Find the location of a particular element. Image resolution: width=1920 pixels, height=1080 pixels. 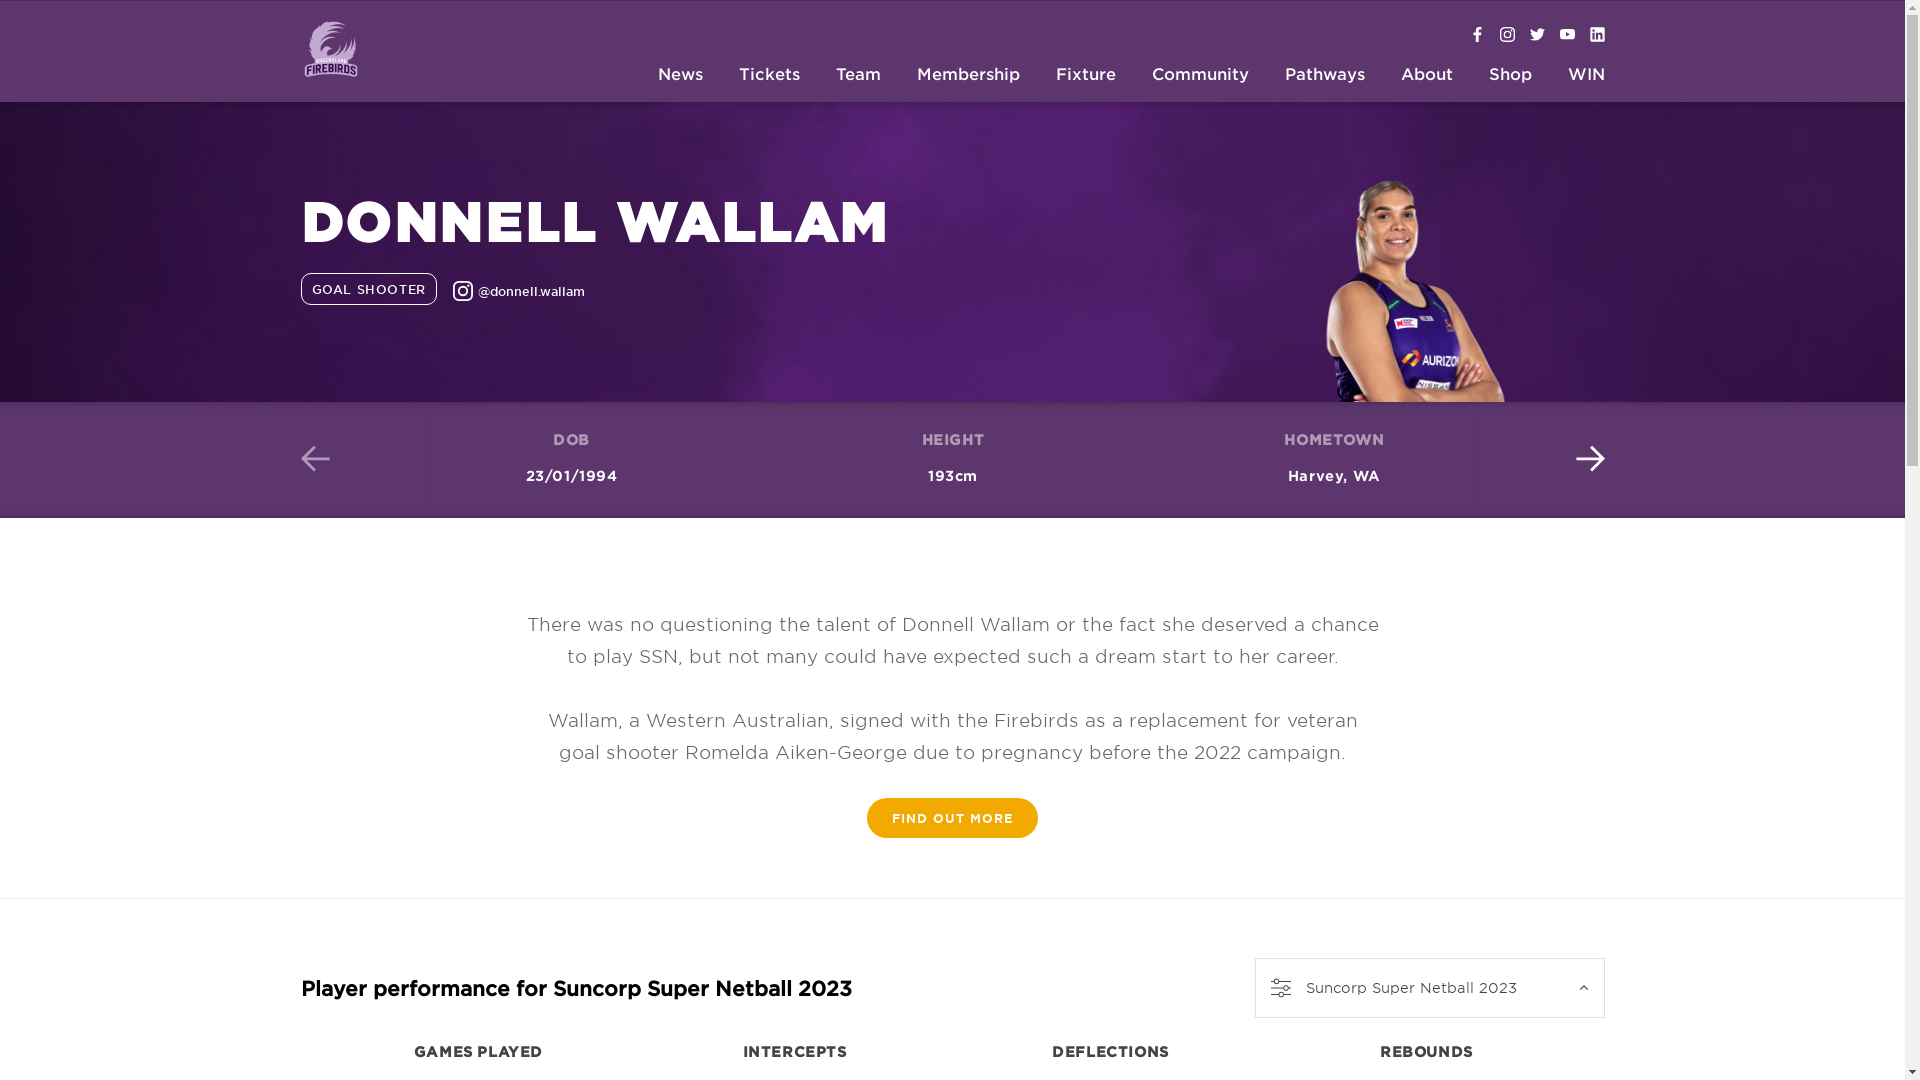

'Firebirds Facebook' is located at coordinates (1477, 34).